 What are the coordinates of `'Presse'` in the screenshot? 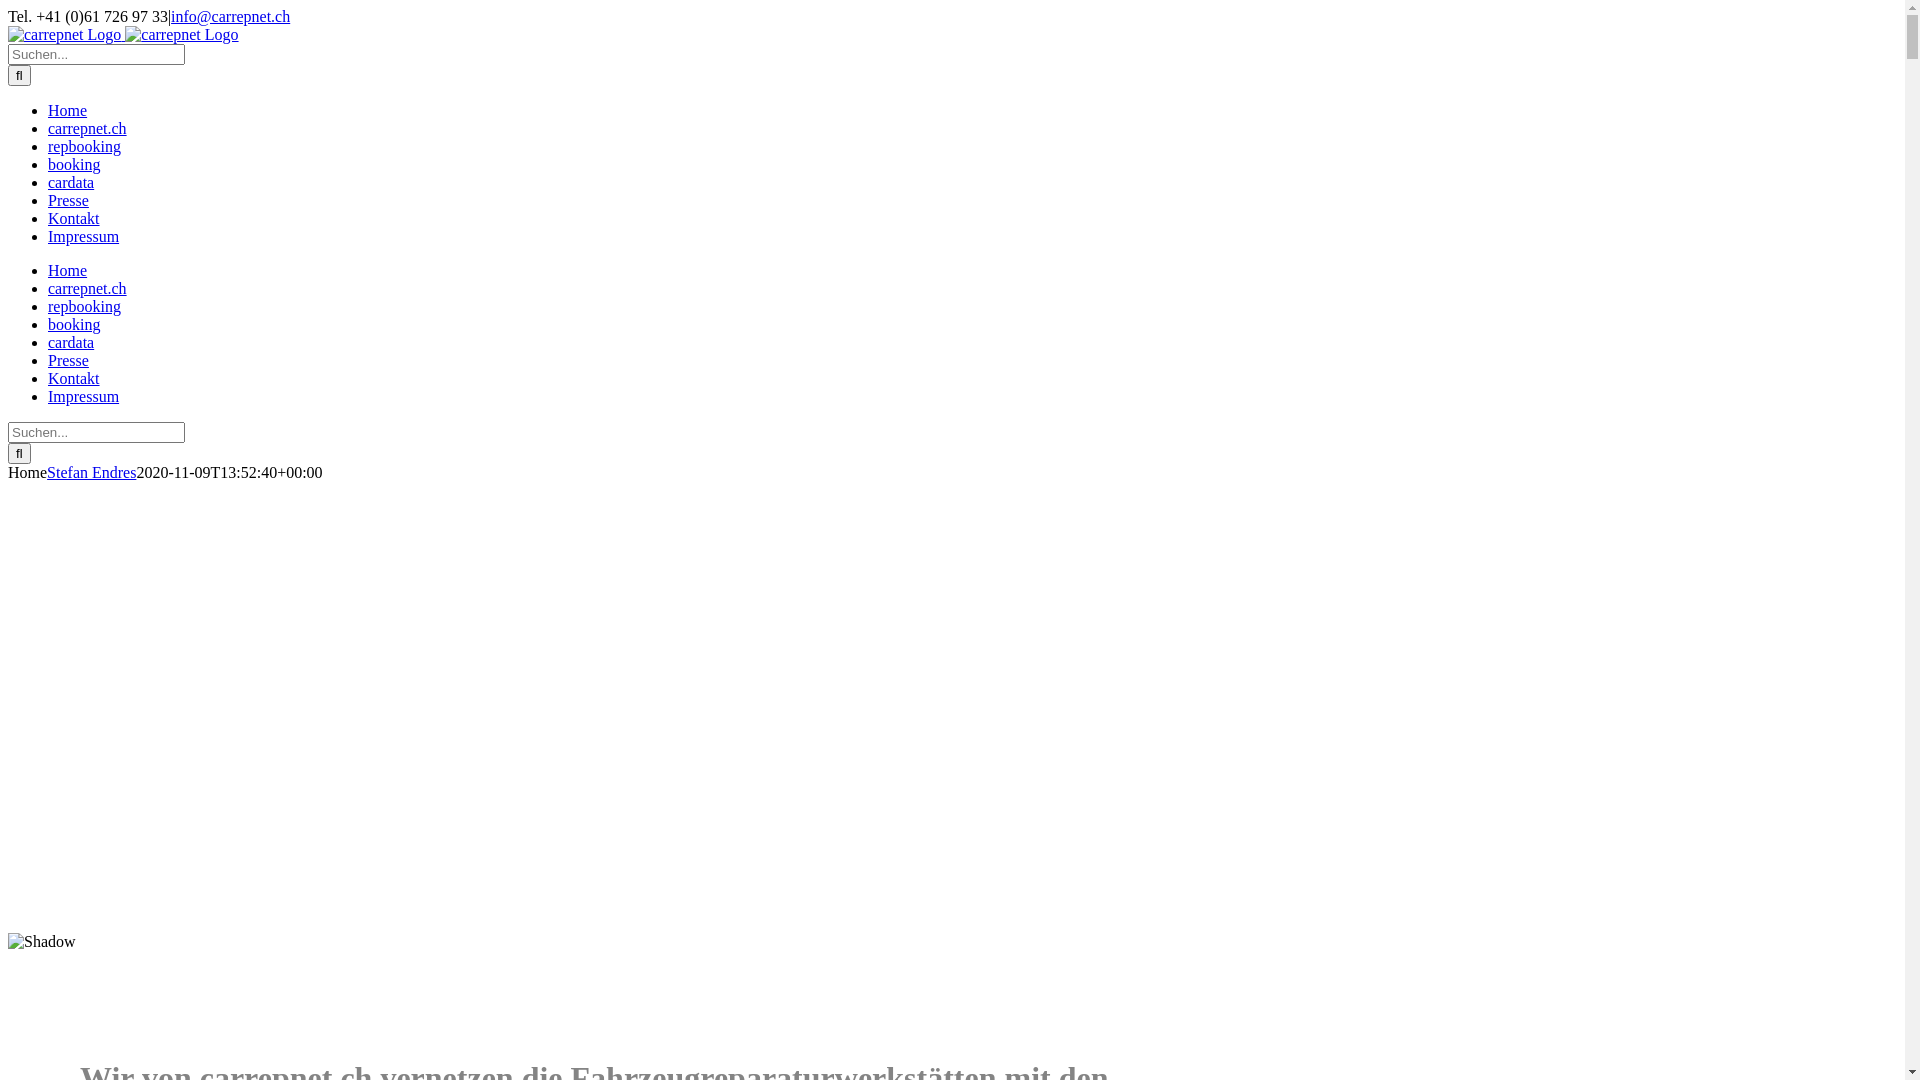 It's located at (48, 200).